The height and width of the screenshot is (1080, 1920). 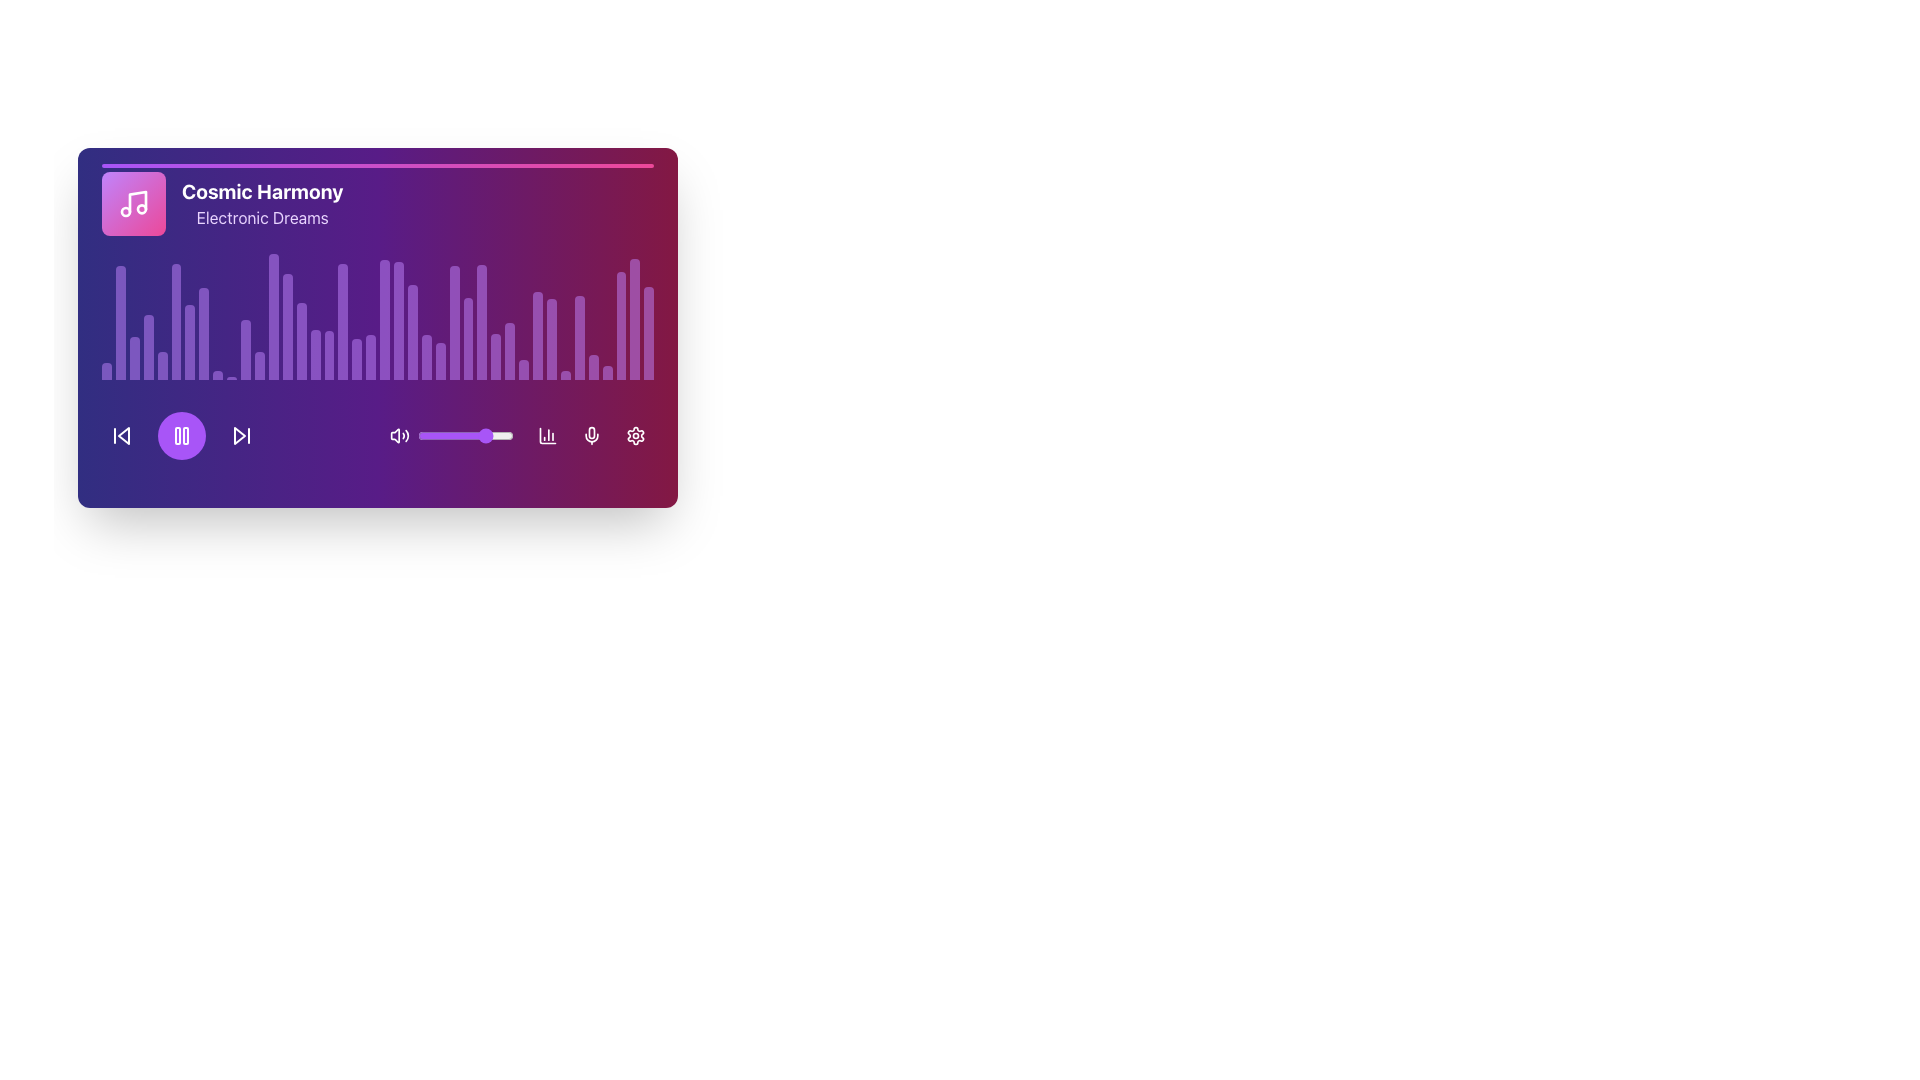 What do you see at coordinates (439, 361) in the screenshot?
I see `the graphical bar in the equalizer interface, which is the 24th element from the left in a horizontal arrangement` at bounding box center [439, 361].